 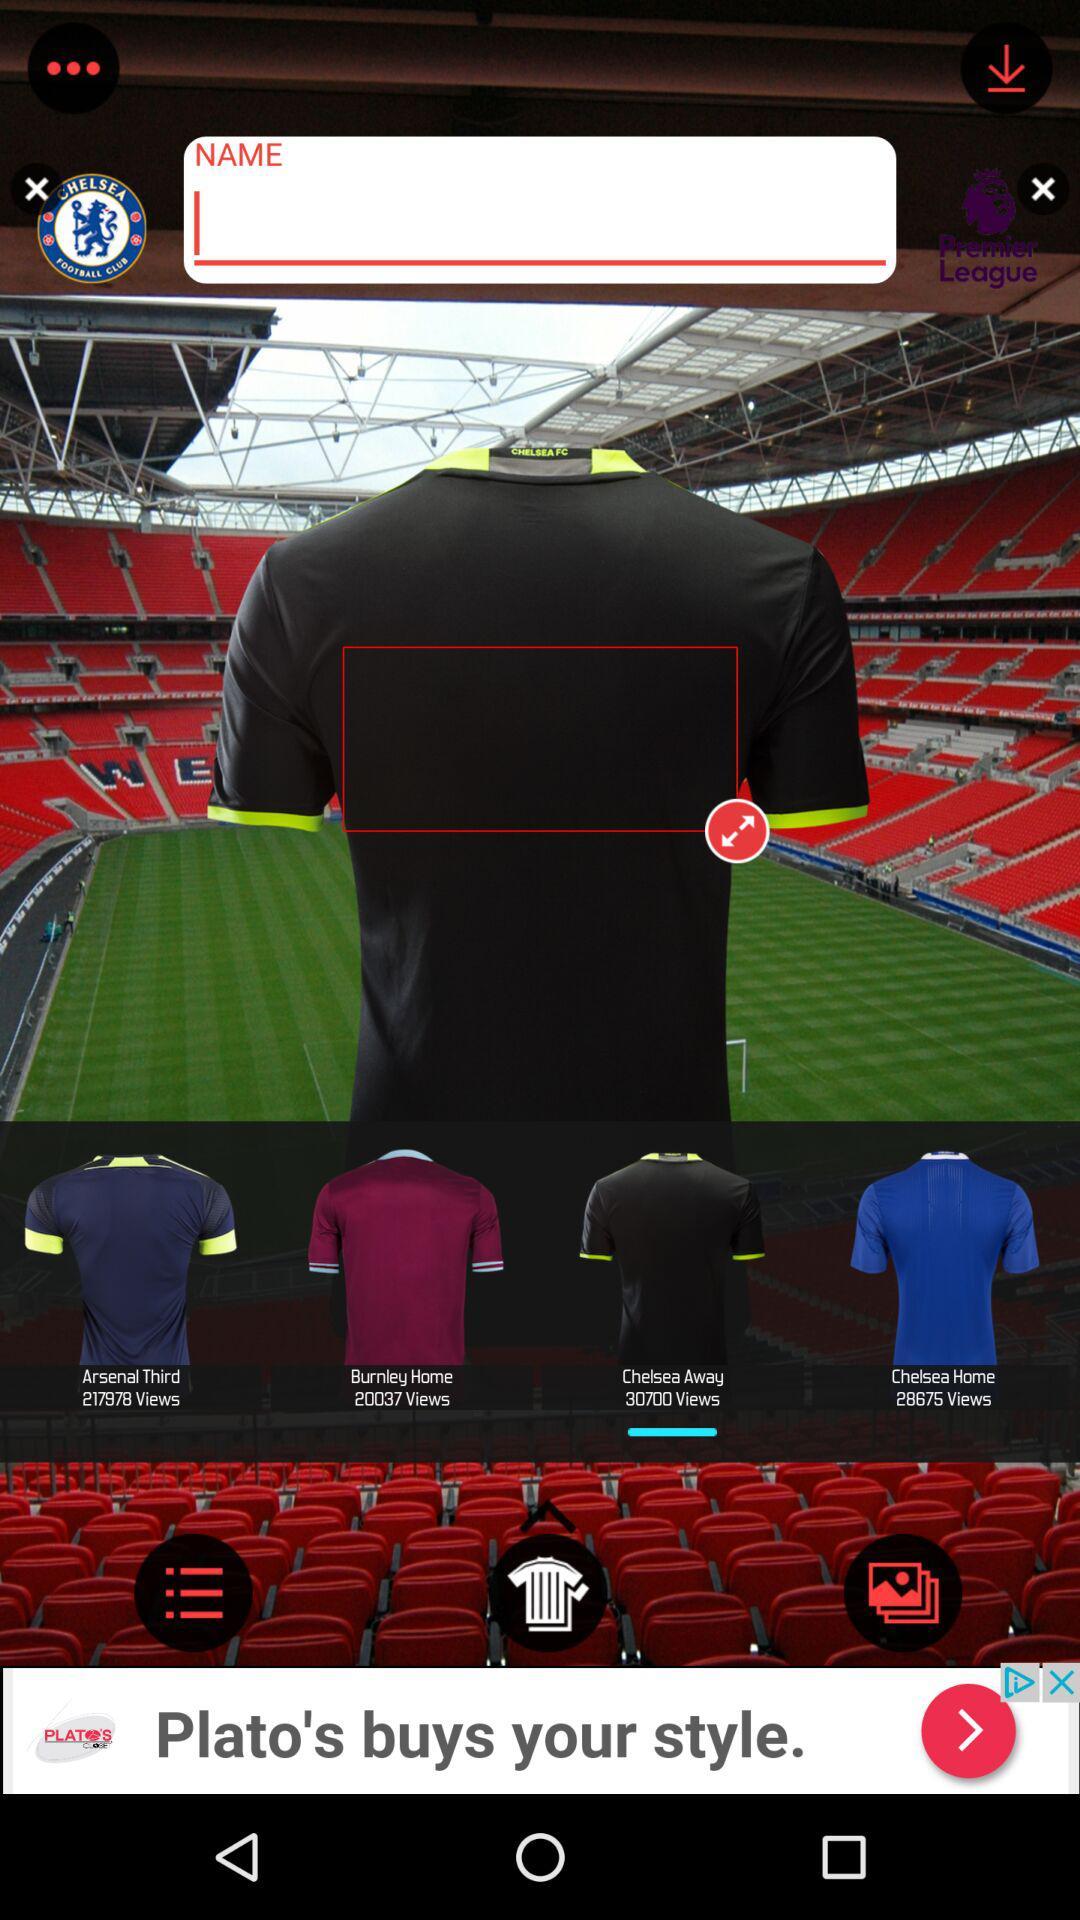 What do you see at coordinates (1006, 72) in the screenshot?
I see `the file_download icon` at bounding box center [1006, 72].